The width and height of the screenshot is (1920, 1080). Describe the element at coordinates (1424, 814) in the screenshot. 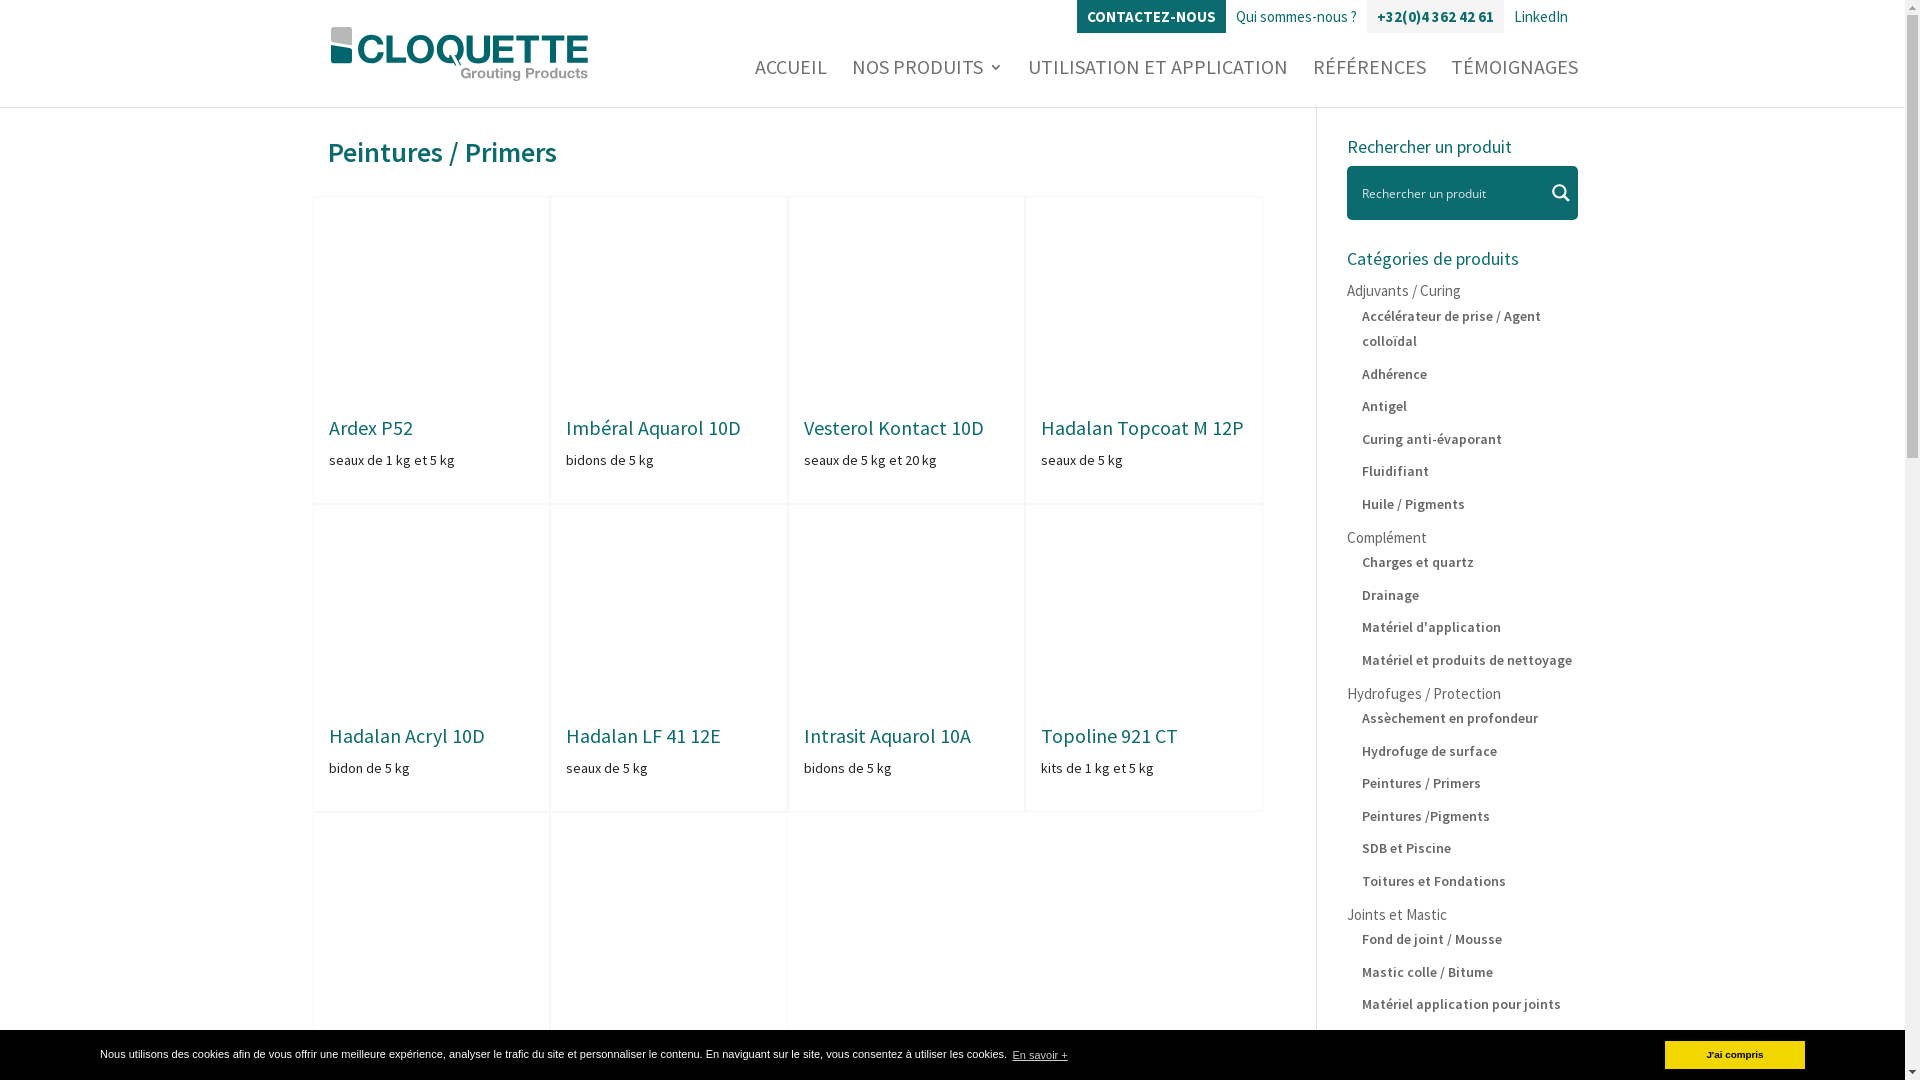

I see `'Peintures /Pigments'` at that location.